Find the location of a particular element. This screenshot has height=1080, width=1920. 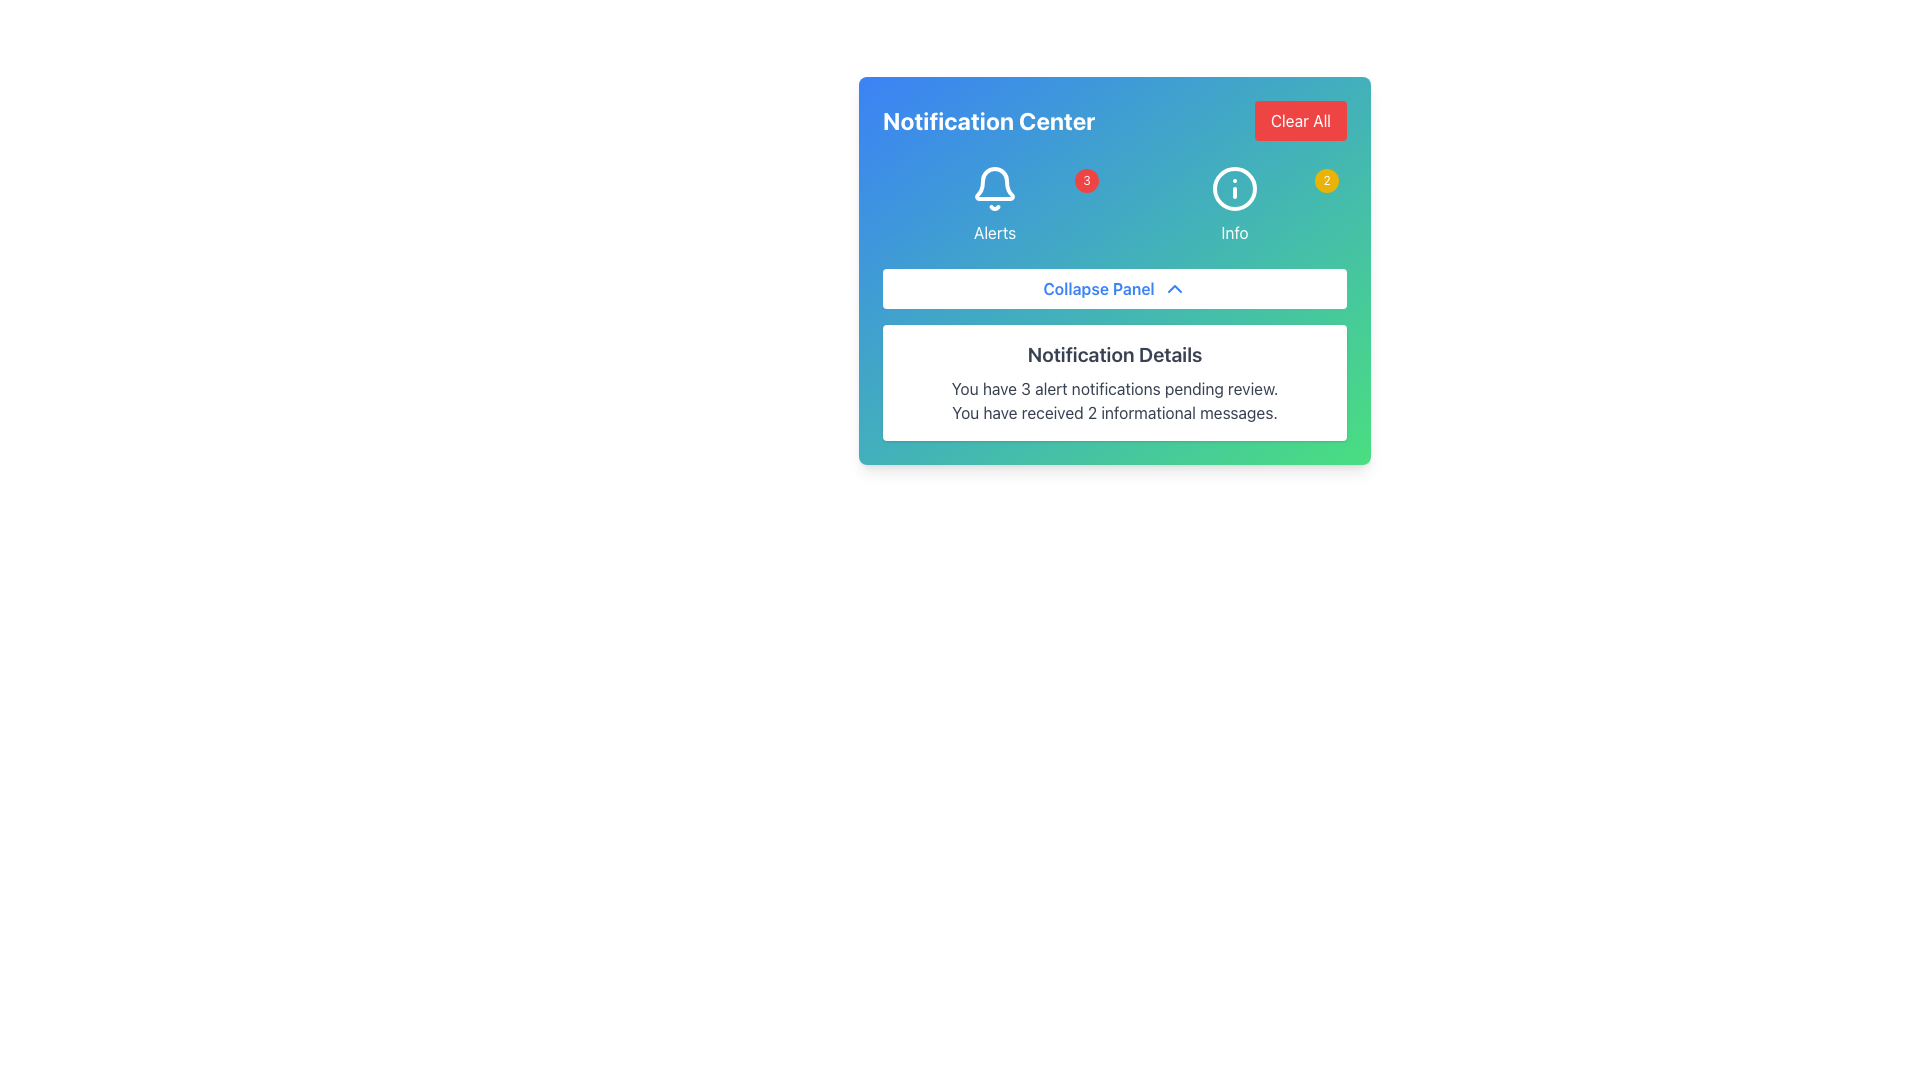

text snippet stating 'You have received 2 informational messages.' located in the Notification Center, directly below the alert notifications message is located at coordinates (1113, 411).